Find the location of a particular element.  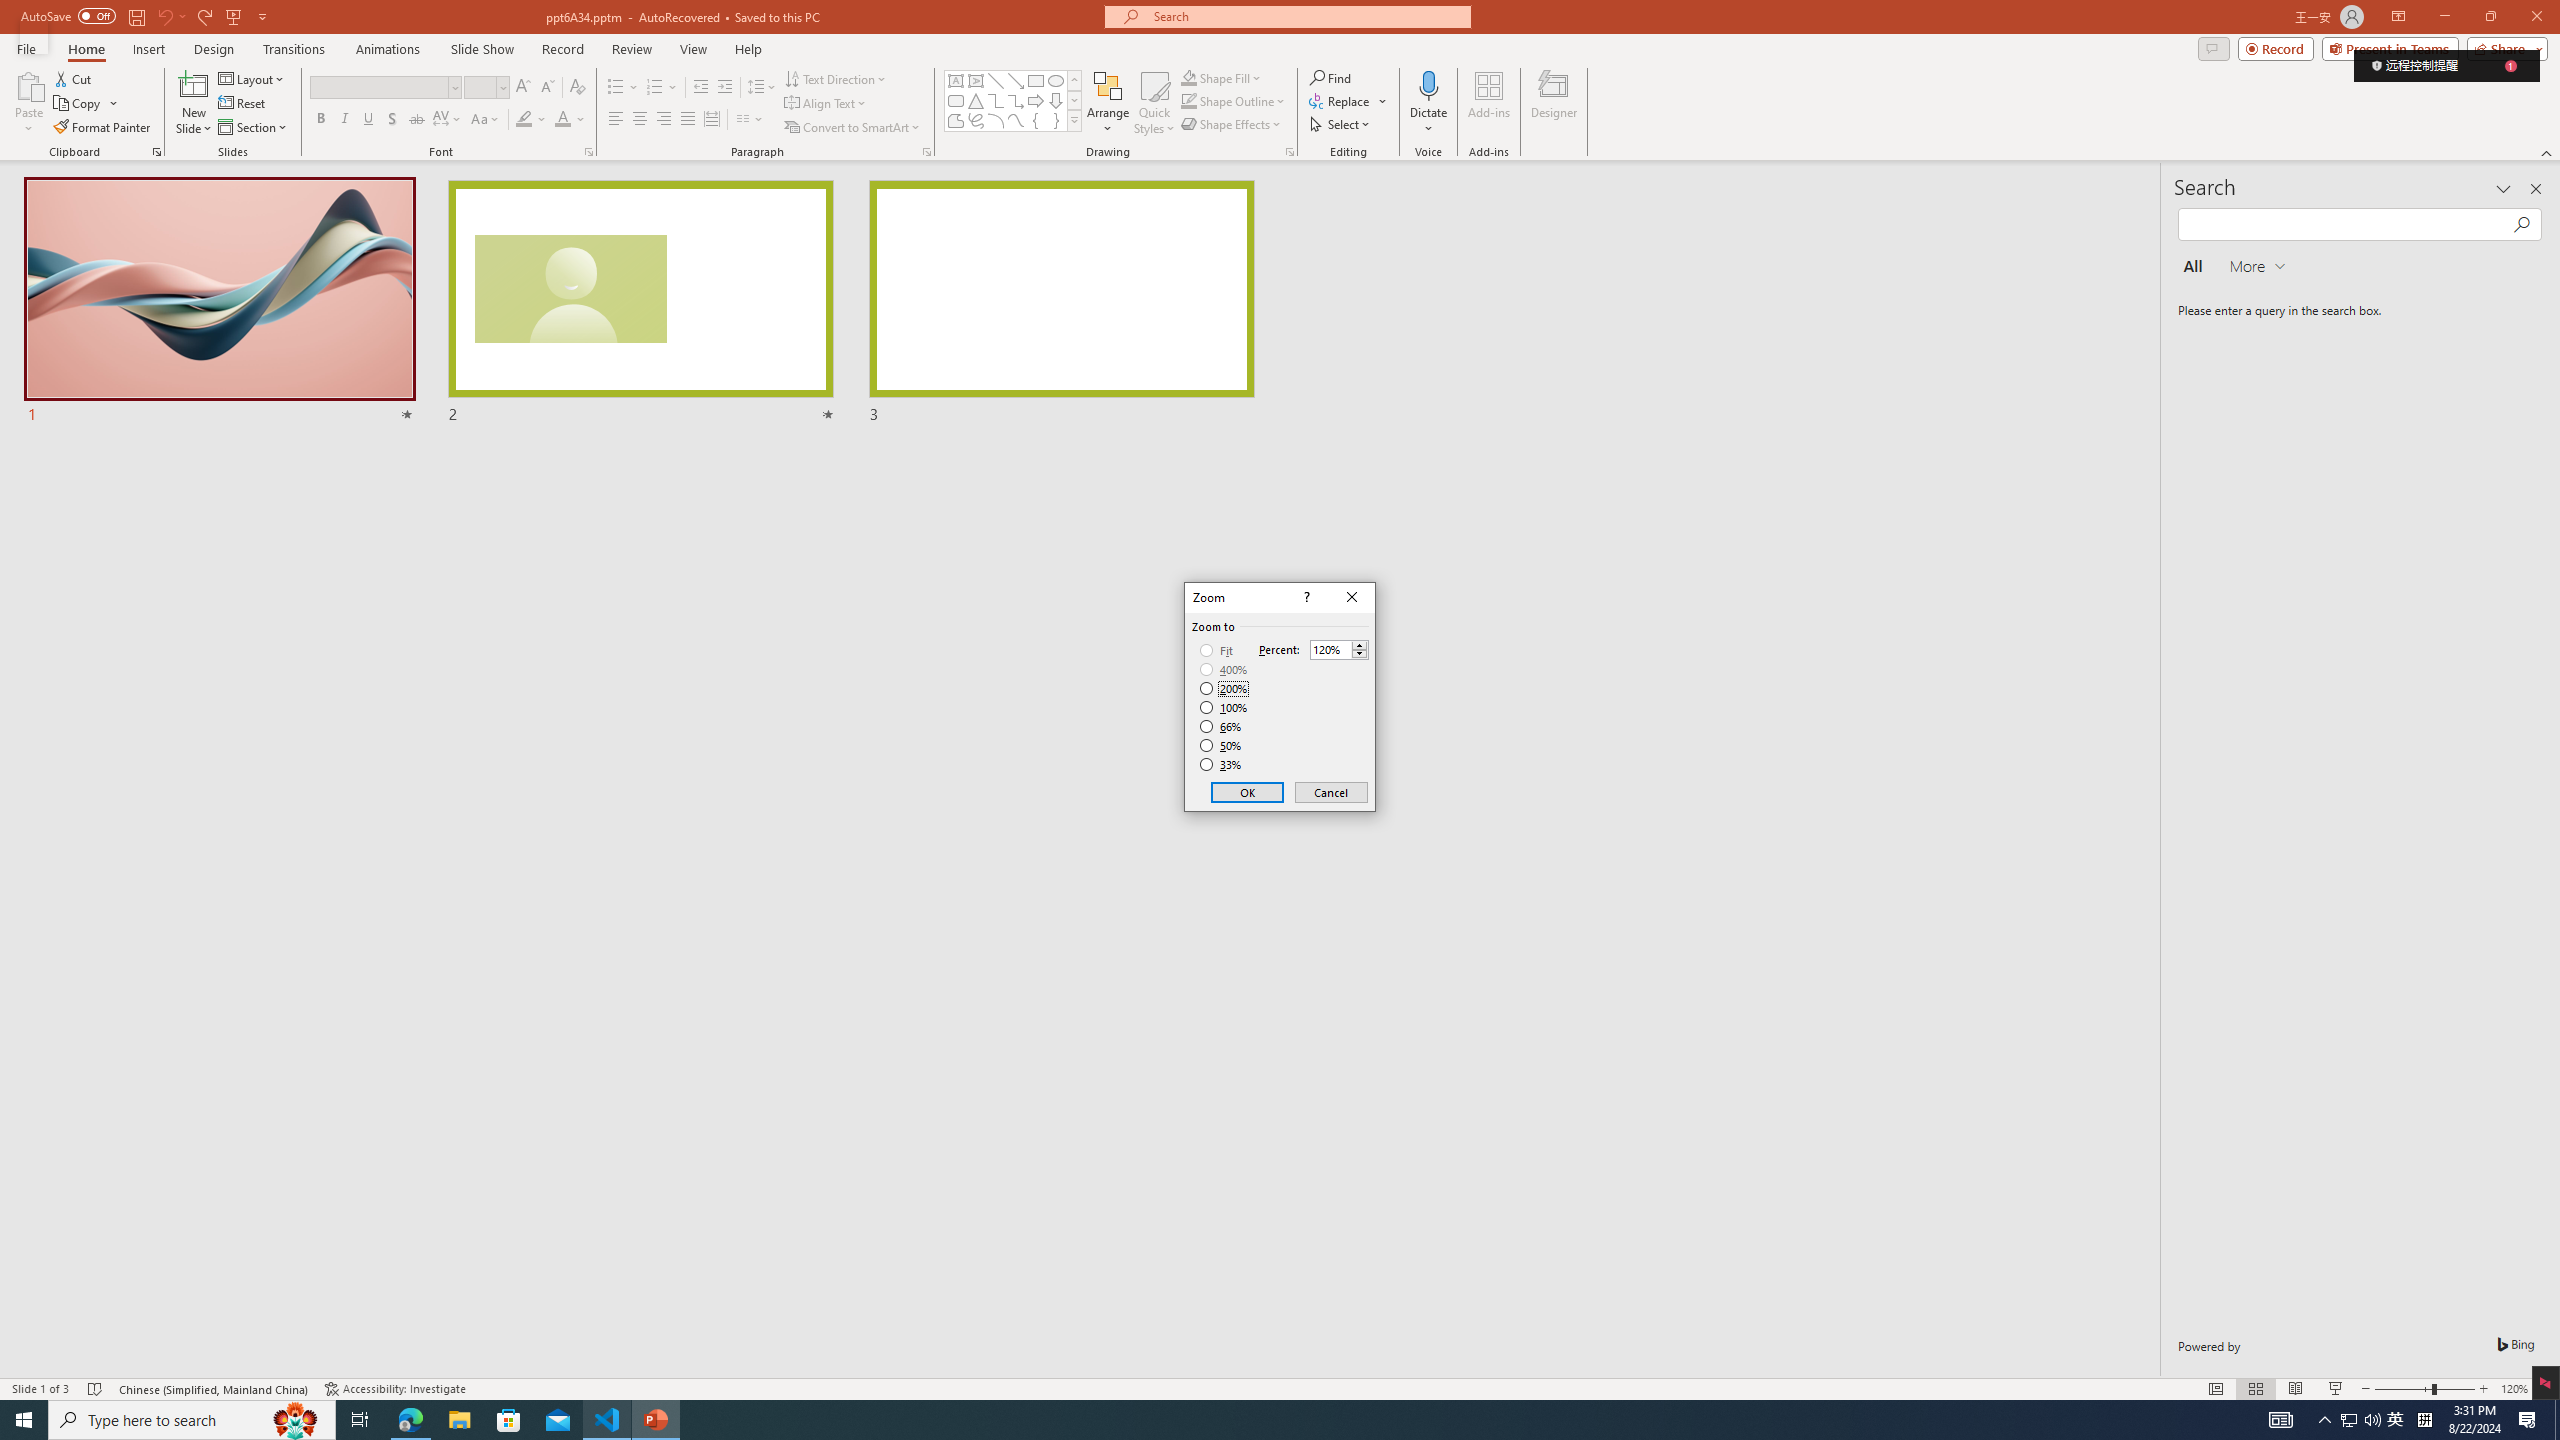

'Search highlights icon opens search home window' is located at coordinates (294, 1418).